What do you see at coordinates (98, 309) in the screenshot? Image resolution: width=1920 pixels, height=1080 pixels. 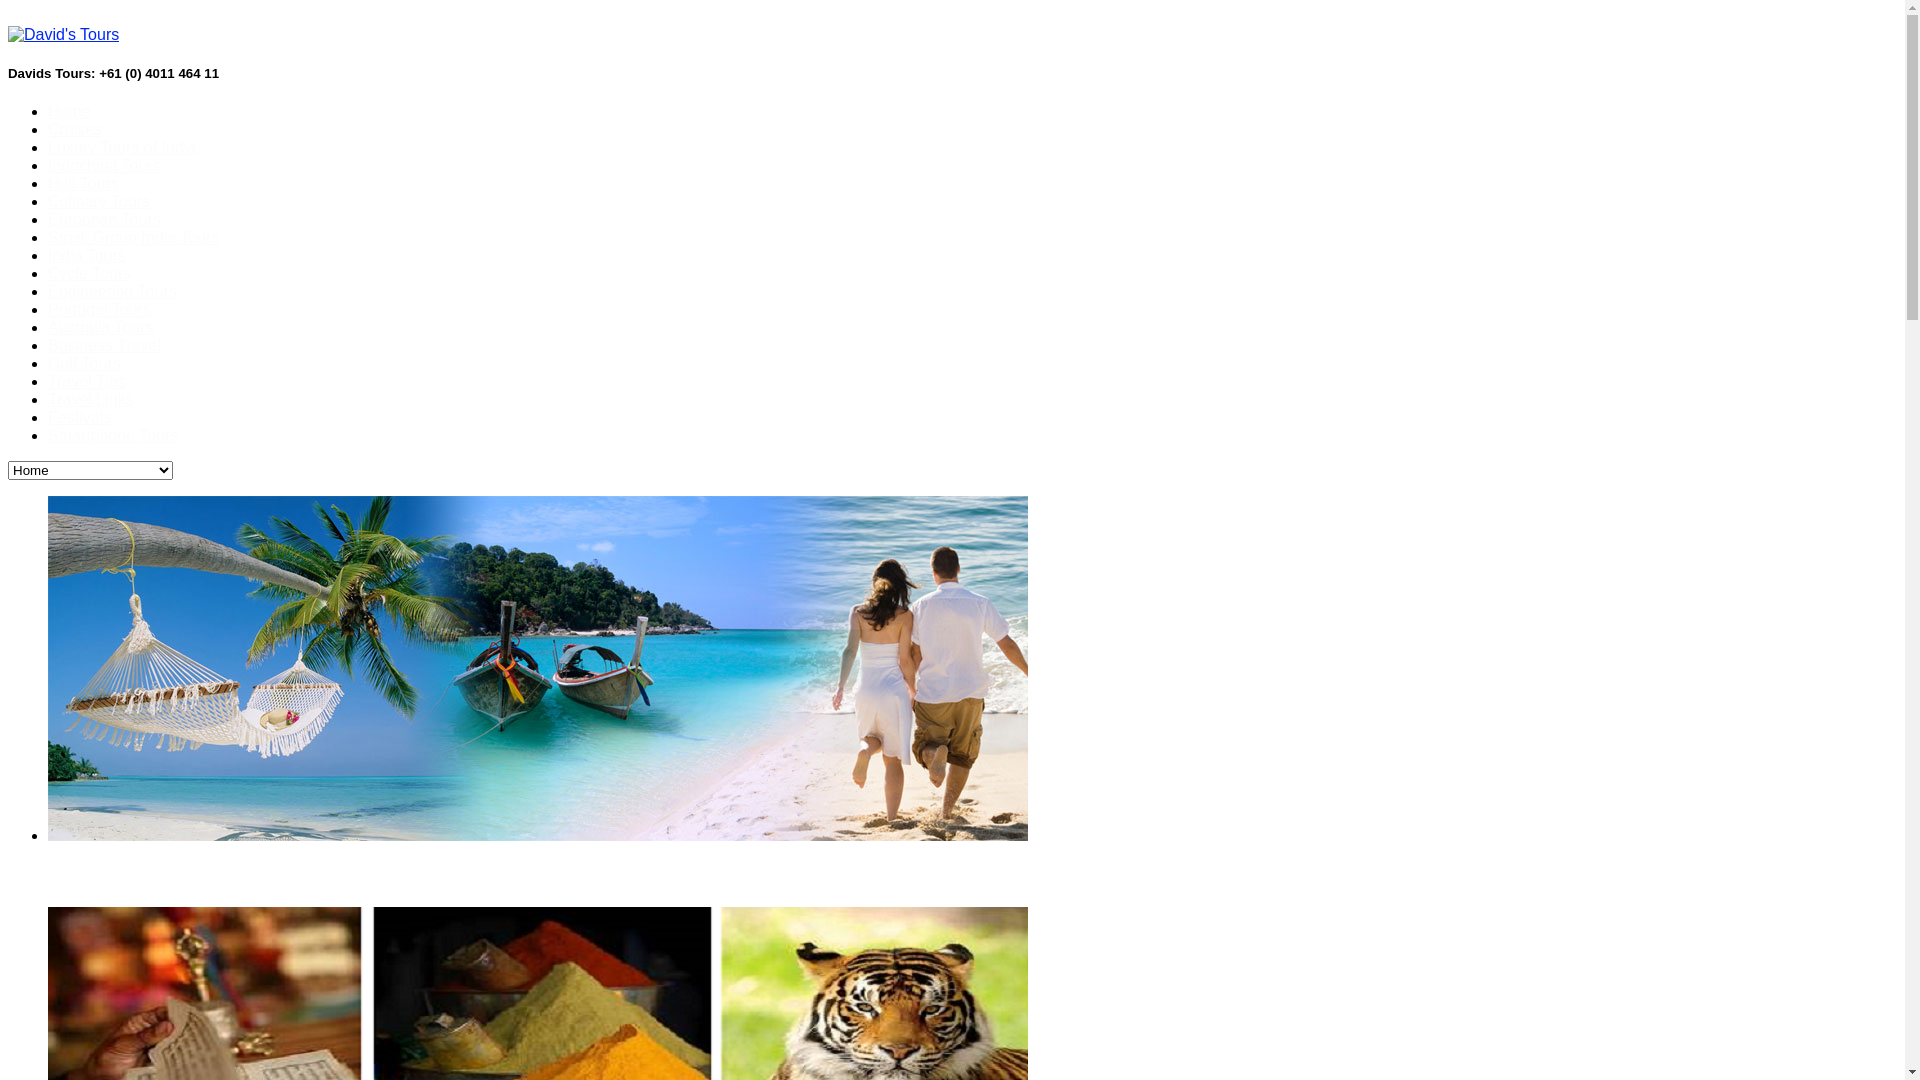 I see `'Portugal Tours'` at bounding box center [98, 309].